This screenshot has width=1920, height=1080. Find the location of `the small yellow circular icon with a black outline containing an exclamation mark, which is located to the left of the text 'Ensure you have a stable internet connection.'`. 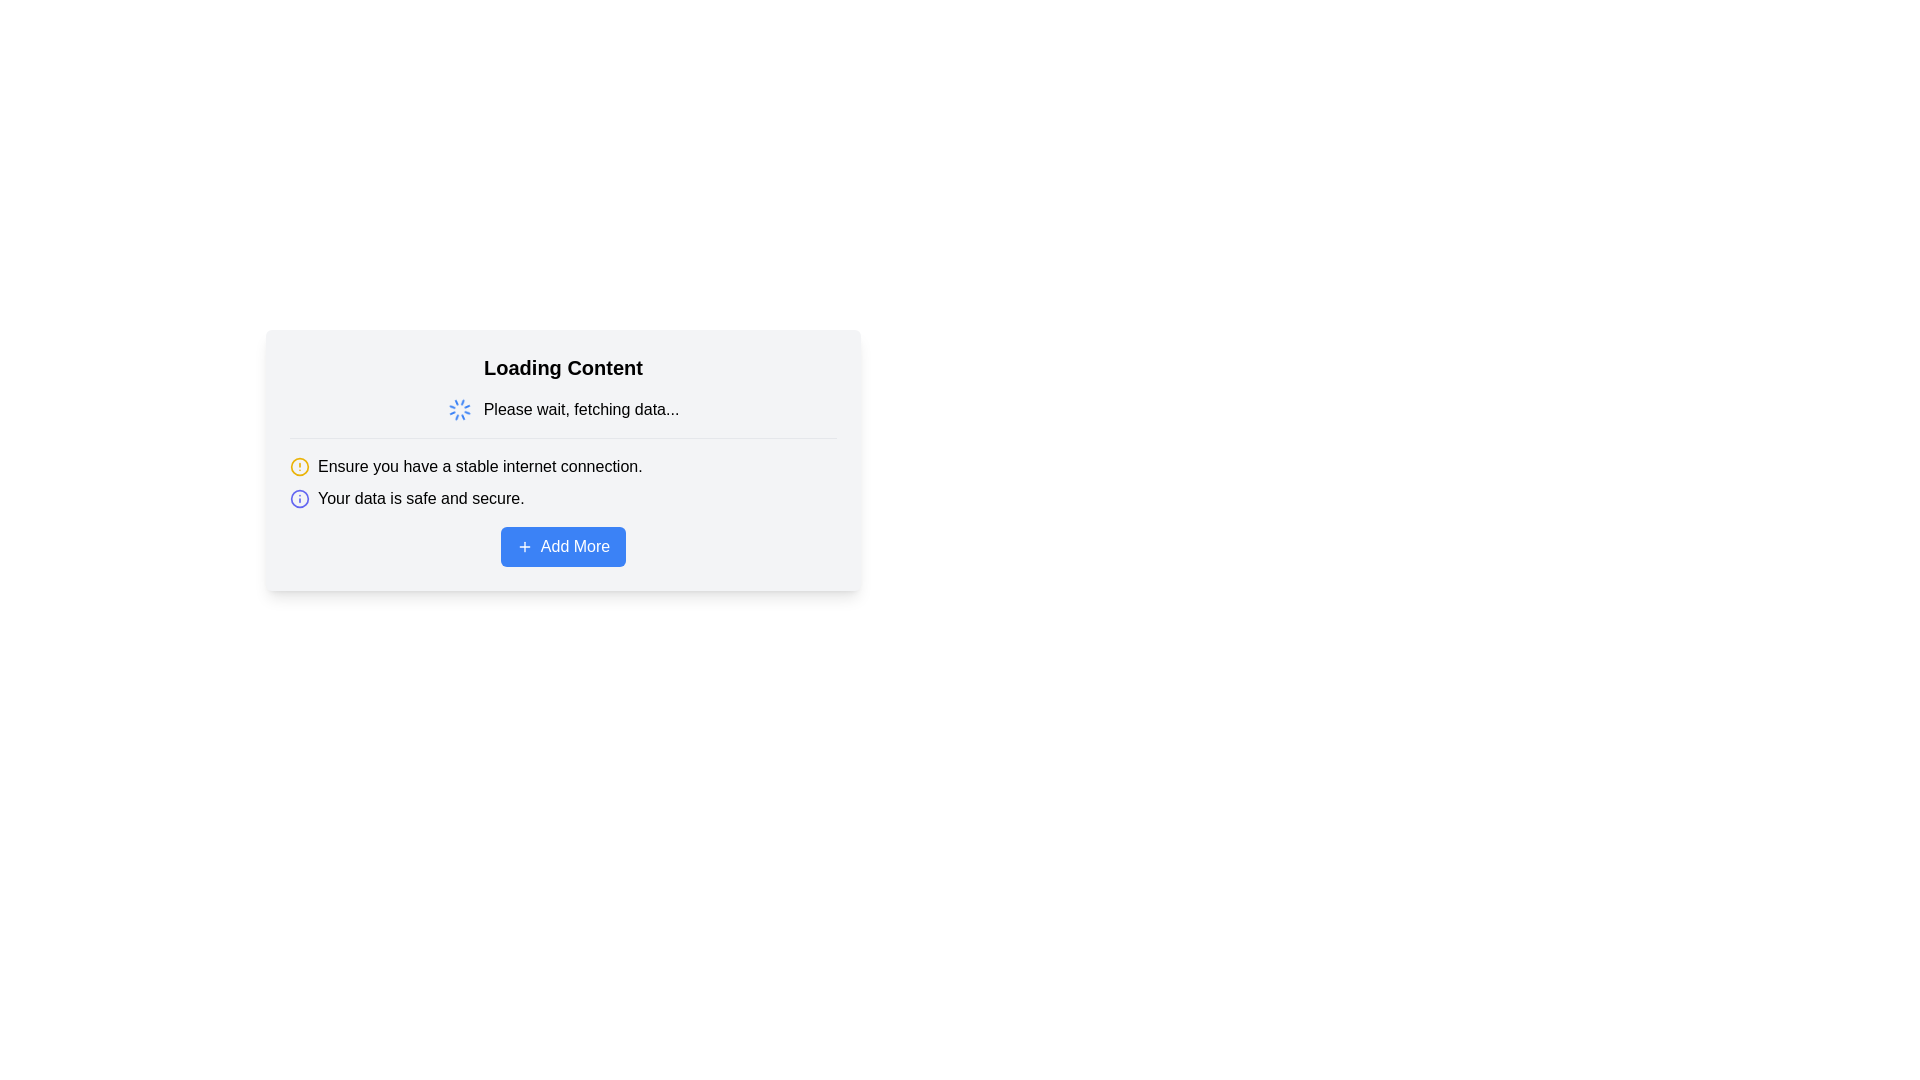

the small yellow circular icon with a black outline containing an exclamation mark, which is located to the left of the text 'Ensure you have a stable internet connection.' is located at coordinates (298, 466).